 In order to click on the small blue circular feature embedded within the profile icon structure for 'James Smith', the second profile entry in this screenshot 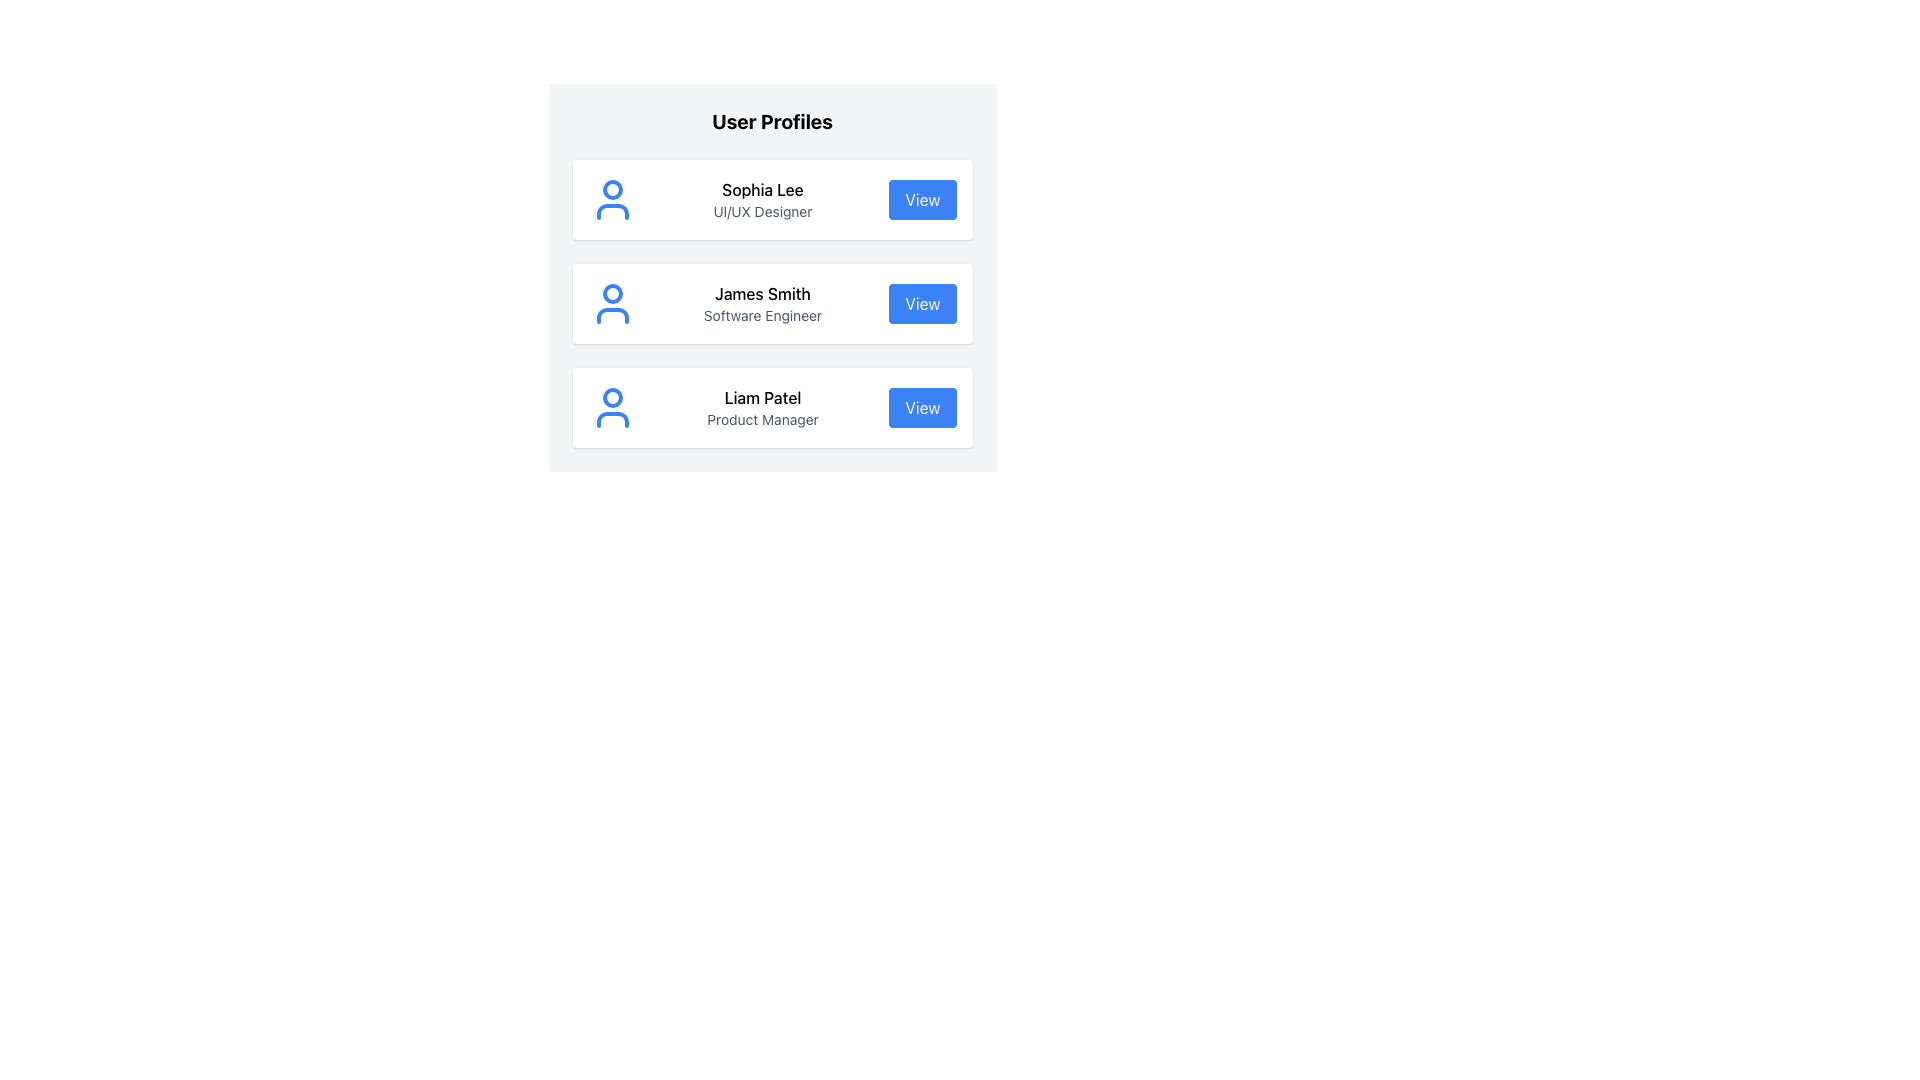, I will do `click(611, 293)`.